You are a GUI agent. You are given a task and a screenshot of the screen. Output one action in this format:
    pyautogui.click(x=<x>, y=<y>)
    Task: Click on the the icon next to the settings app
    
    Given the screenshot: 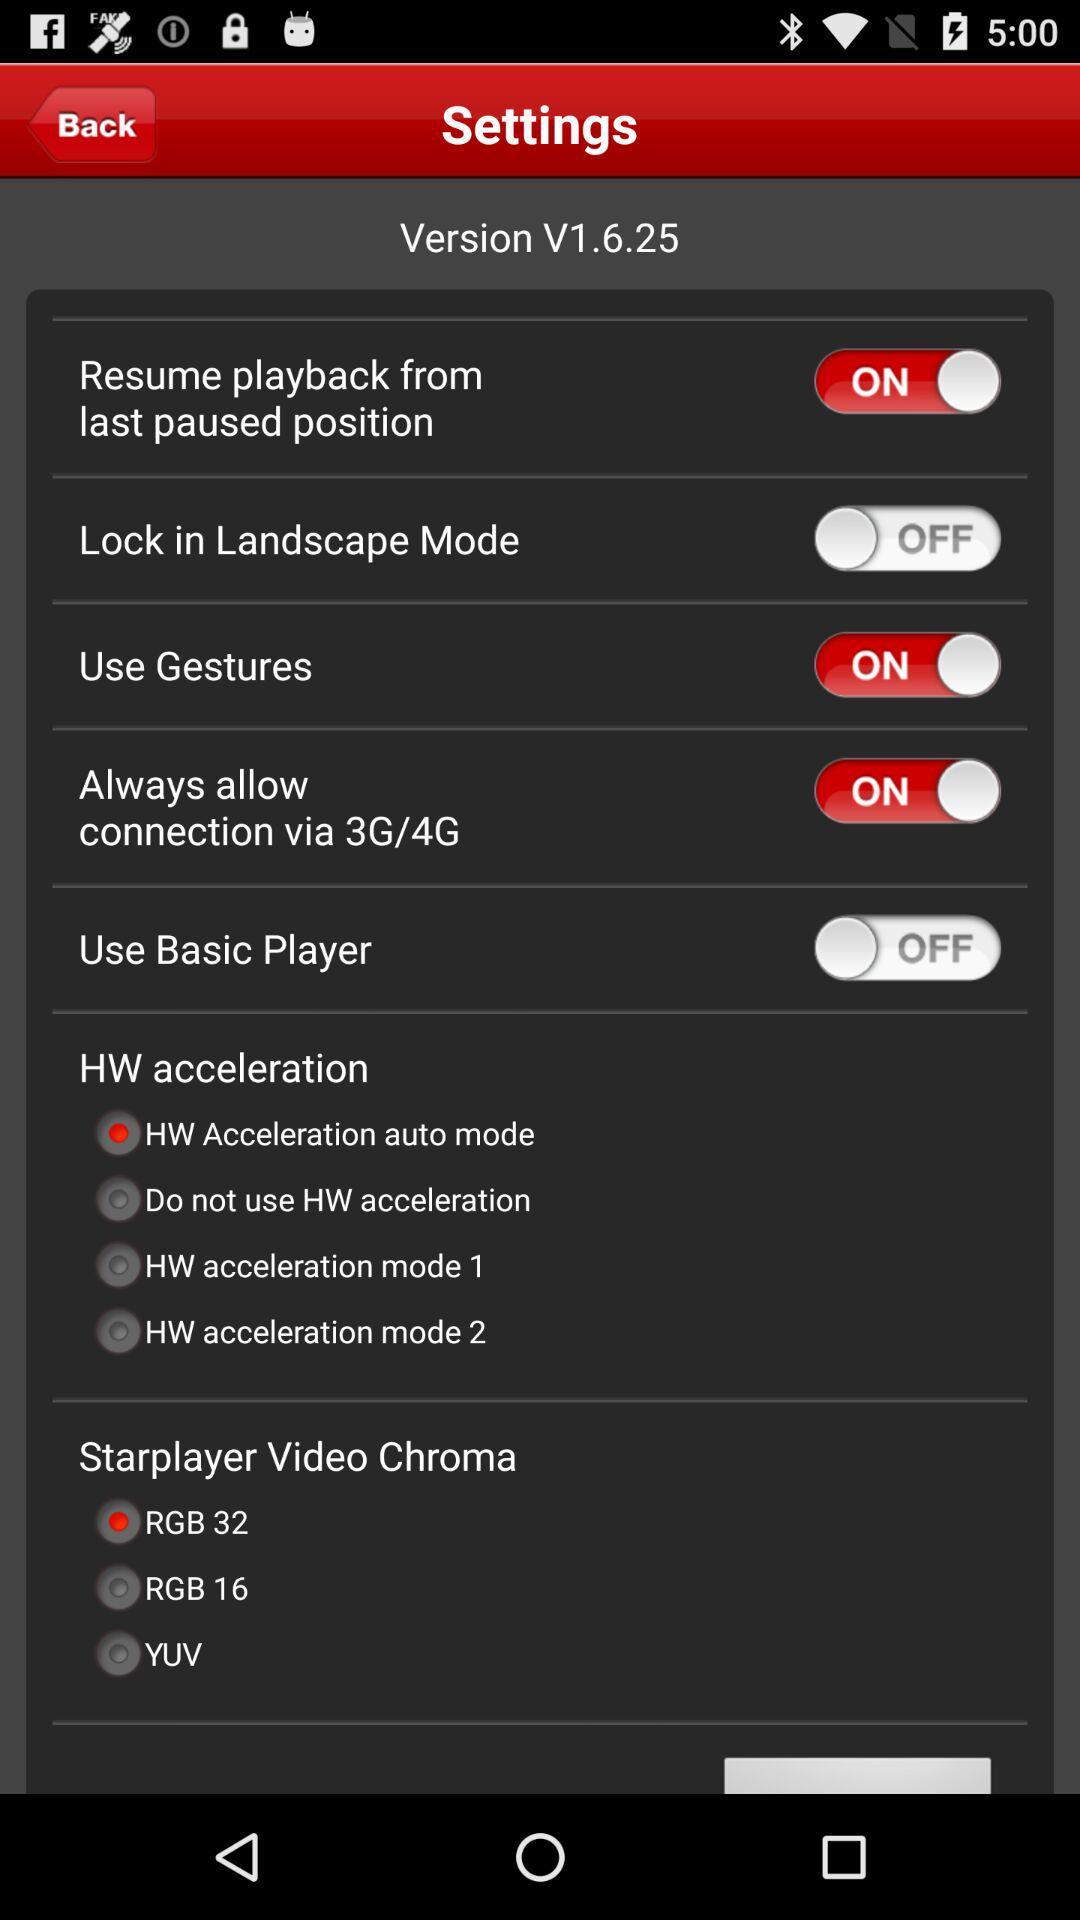 What is the action you would take?
    pyautogui.click(x=91, y=122)
    